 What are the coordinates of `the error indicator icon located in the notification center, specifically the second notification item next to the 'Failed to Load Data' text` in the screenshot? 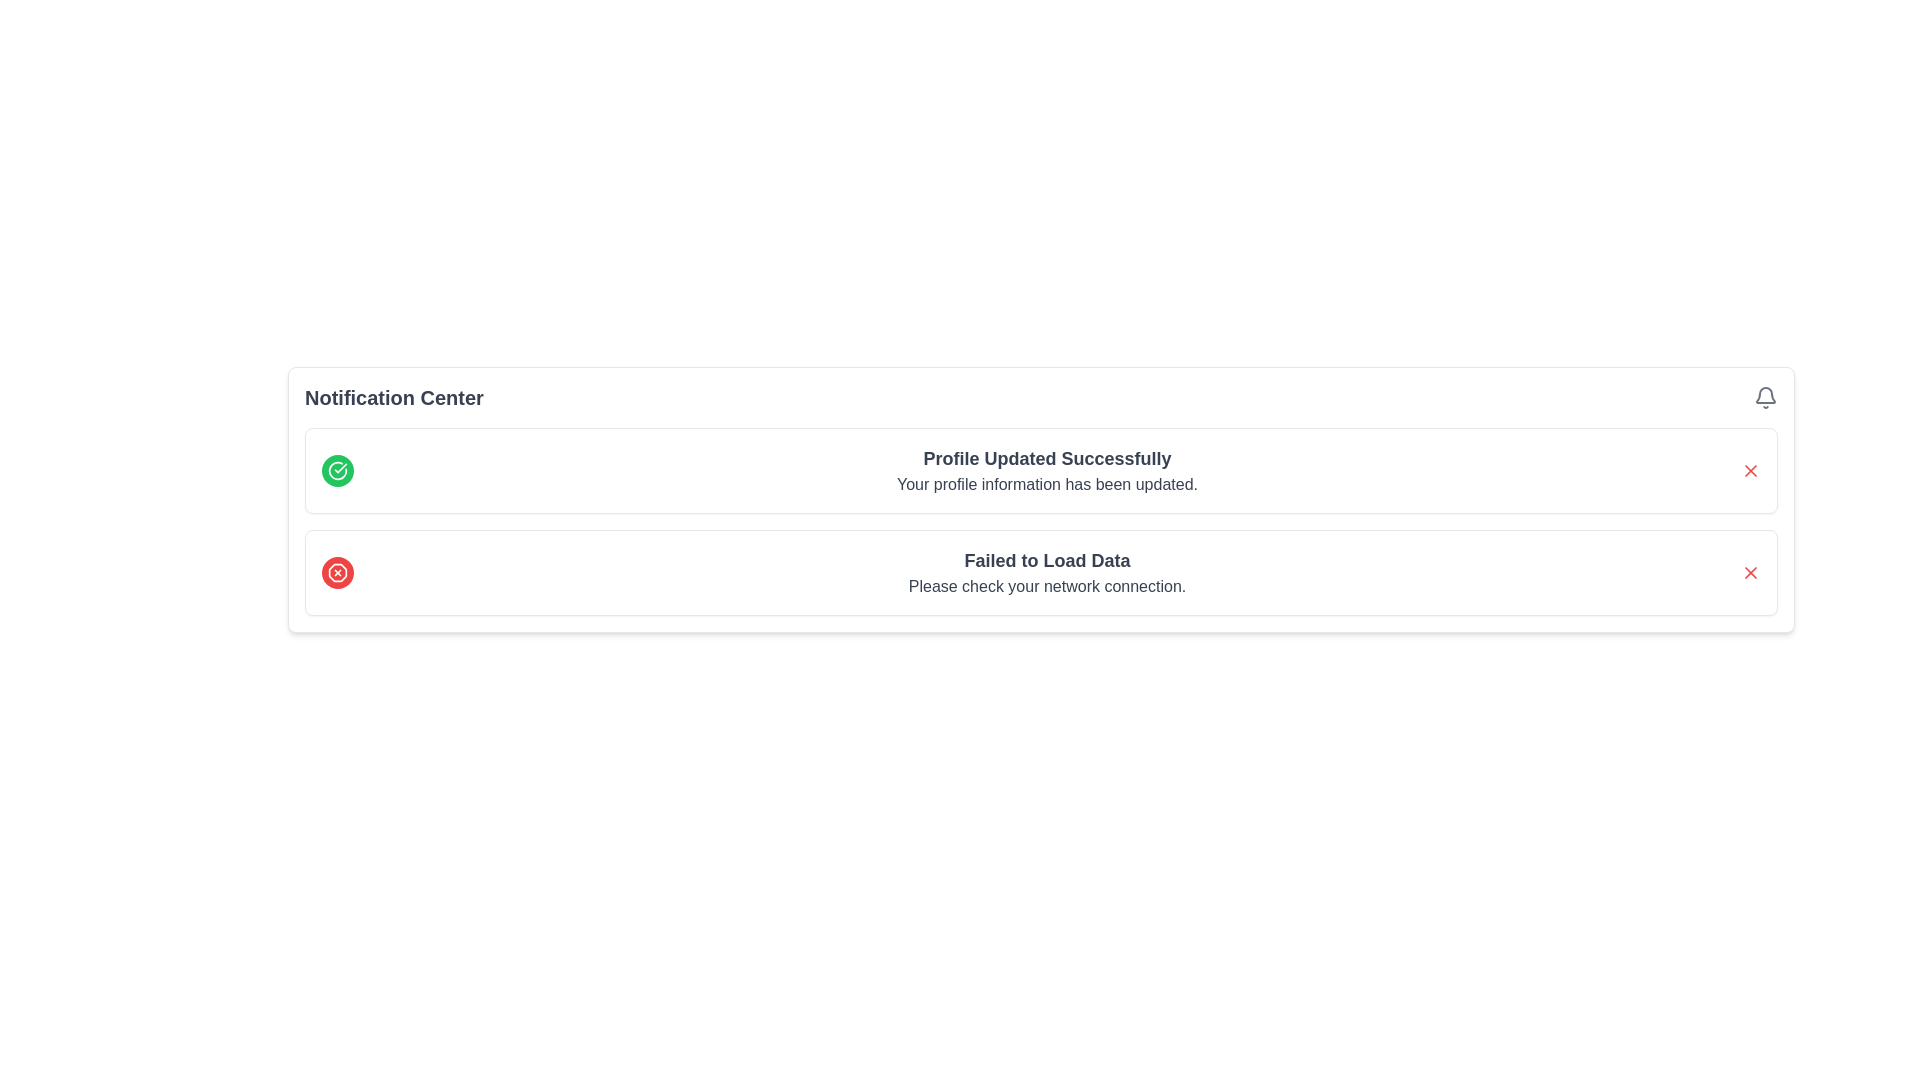 It's located at (337, 573).